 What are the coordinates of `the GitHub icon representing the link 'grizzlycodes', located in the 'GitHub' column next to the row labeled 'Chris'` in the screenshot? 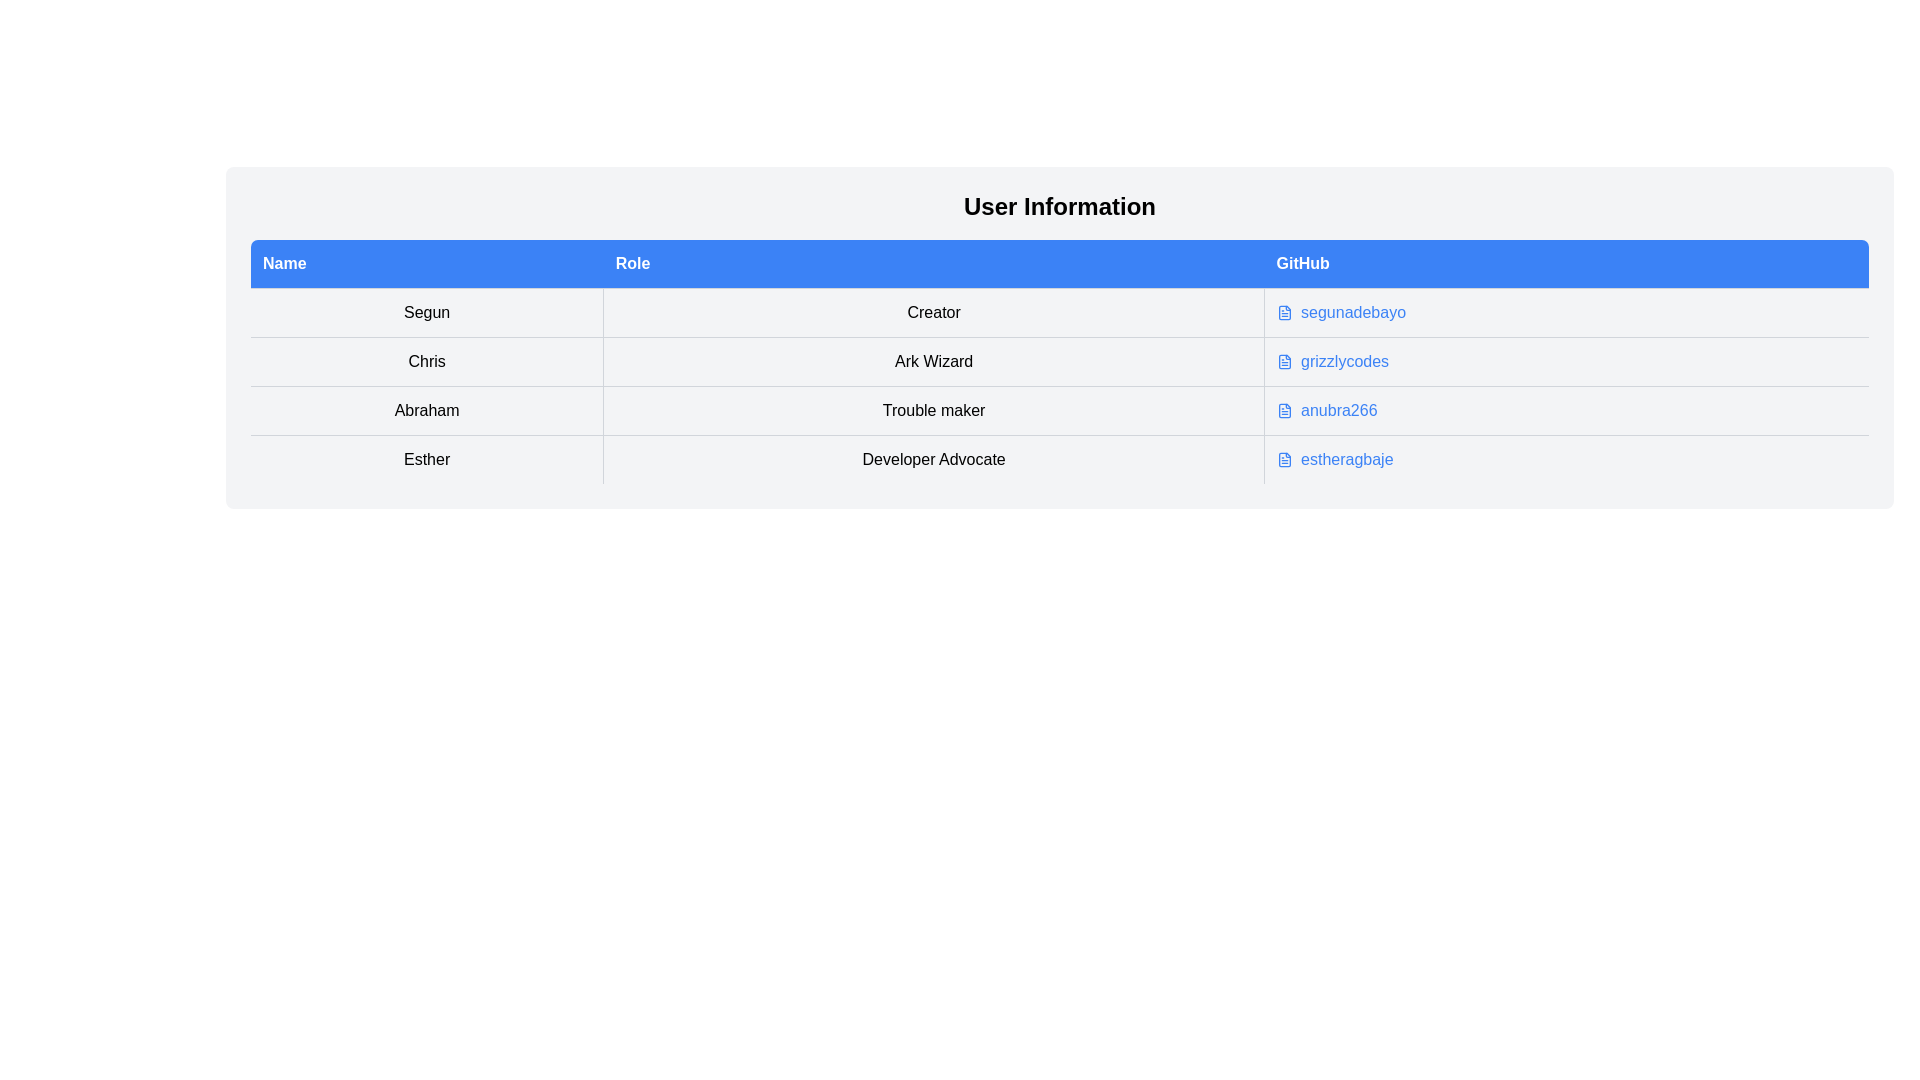 It's located at (1285, 362).